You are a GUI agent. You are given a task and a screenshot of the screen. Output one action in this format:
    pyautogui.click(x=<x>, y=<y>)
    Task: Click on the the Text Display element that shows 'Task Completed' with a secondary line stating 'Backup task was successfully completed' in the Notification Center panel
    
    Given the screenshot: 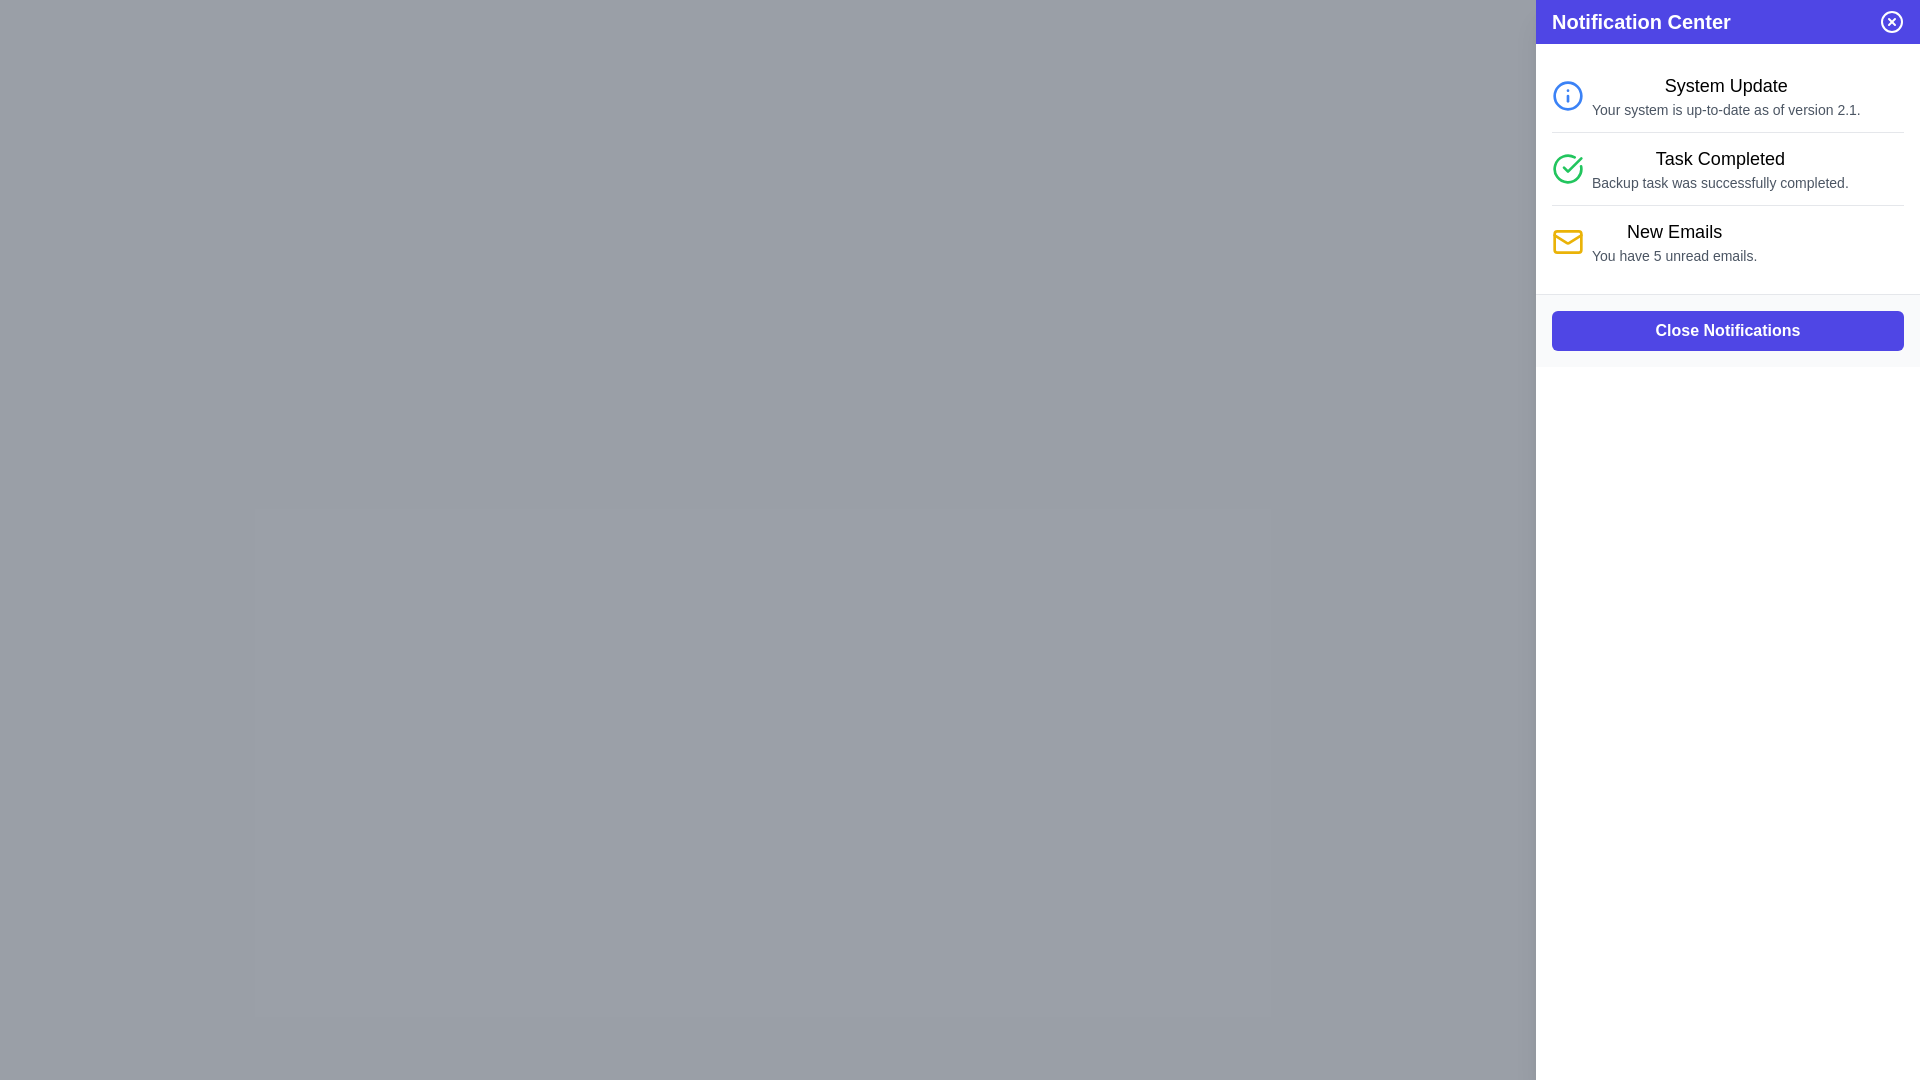 What is the action you would take?
    pyautogui.click(x=1719, y=168)
    